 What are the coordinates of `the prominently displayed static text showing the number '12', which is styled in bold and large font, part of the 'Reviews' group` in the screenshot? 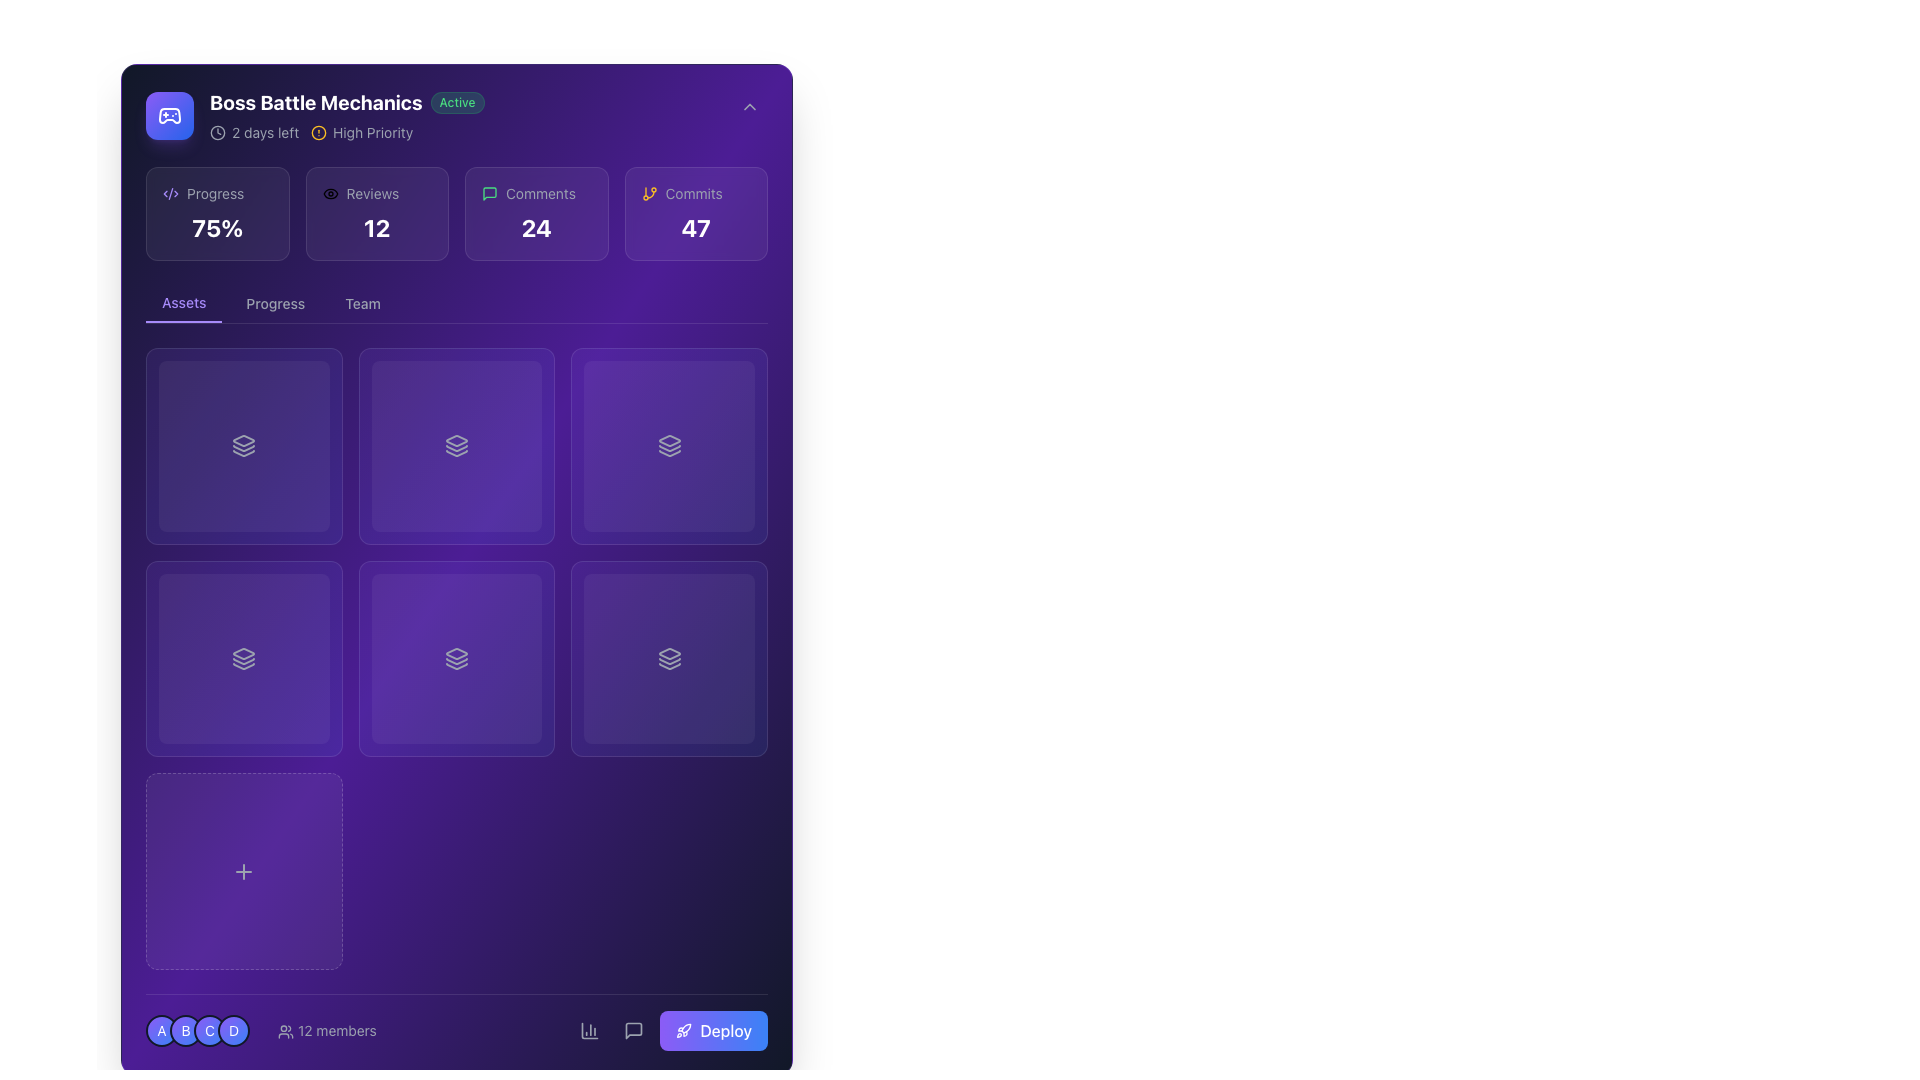 It's located at (377, 226).